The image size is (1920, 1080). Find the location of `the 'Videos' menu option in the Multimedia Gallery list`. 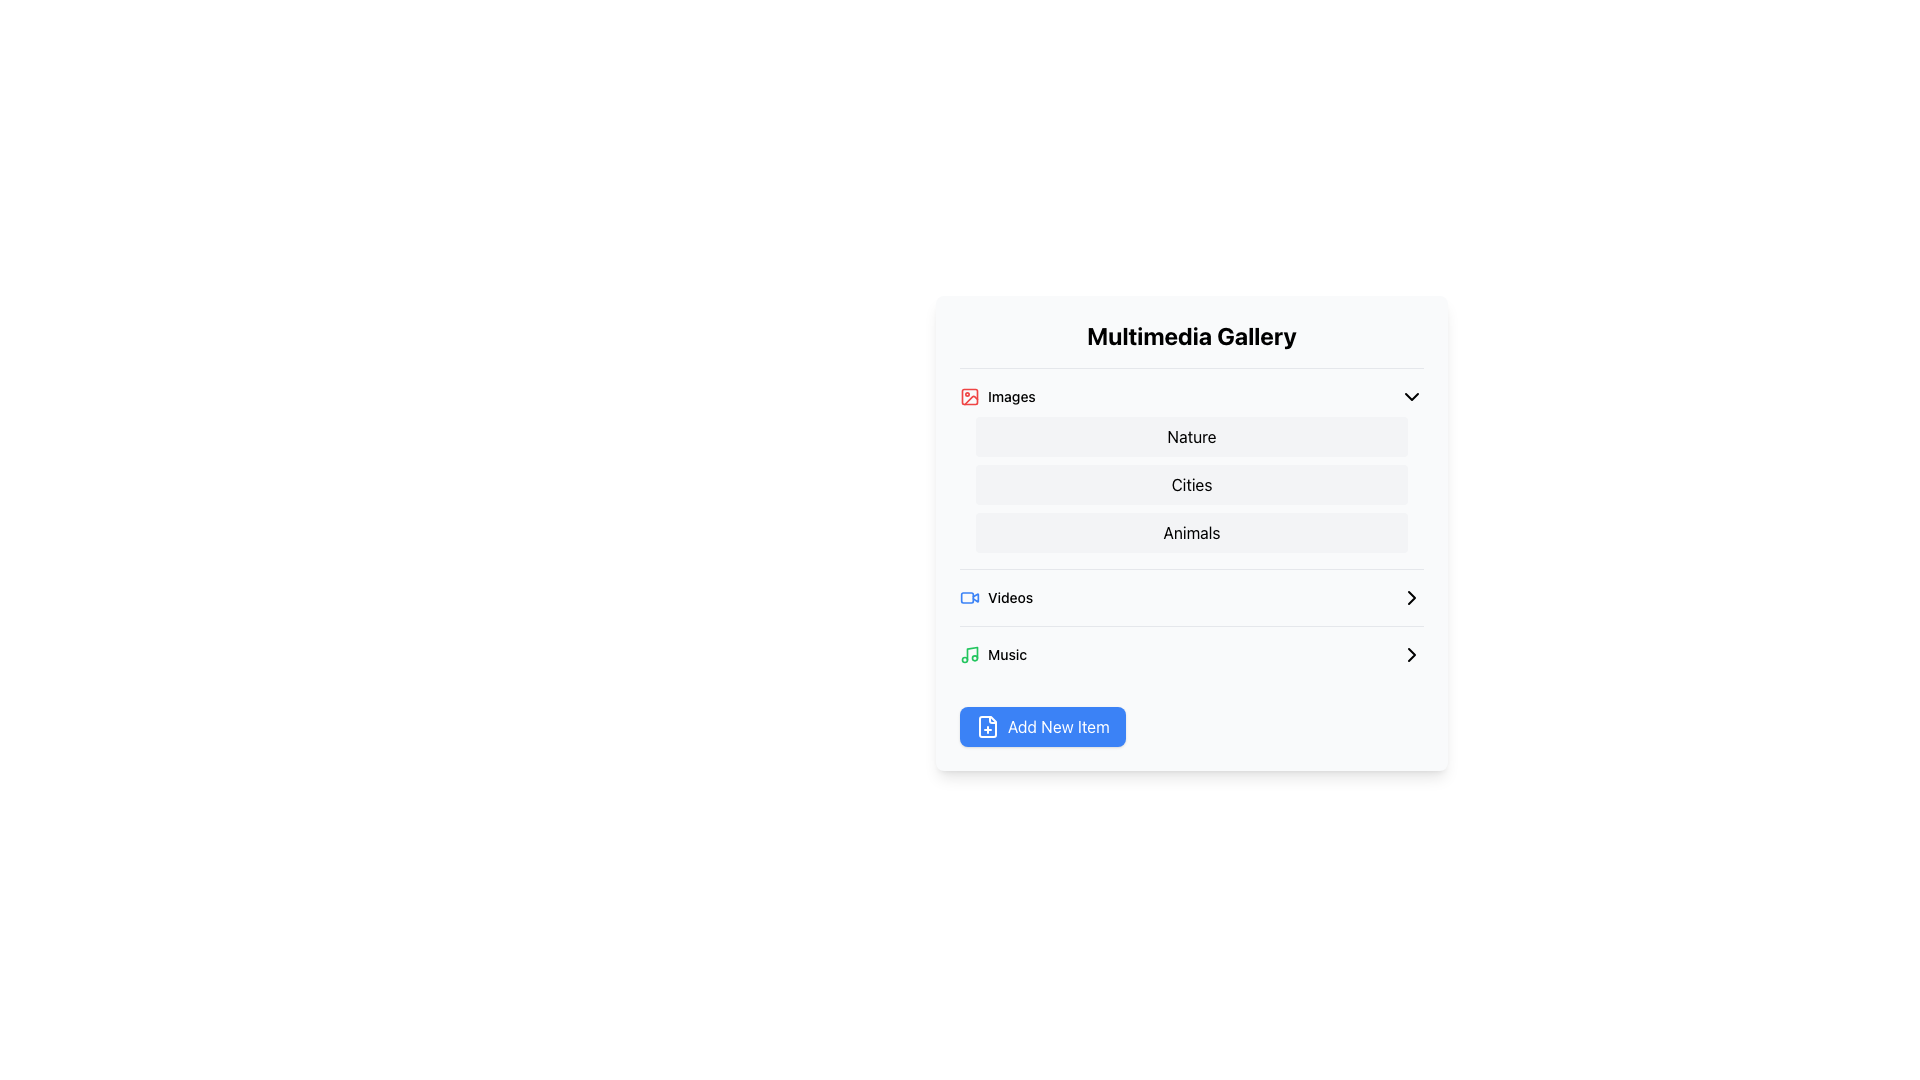

the 'Videos' menu option in the Multimedia Gallery list is located at coordinates (1191, 596).